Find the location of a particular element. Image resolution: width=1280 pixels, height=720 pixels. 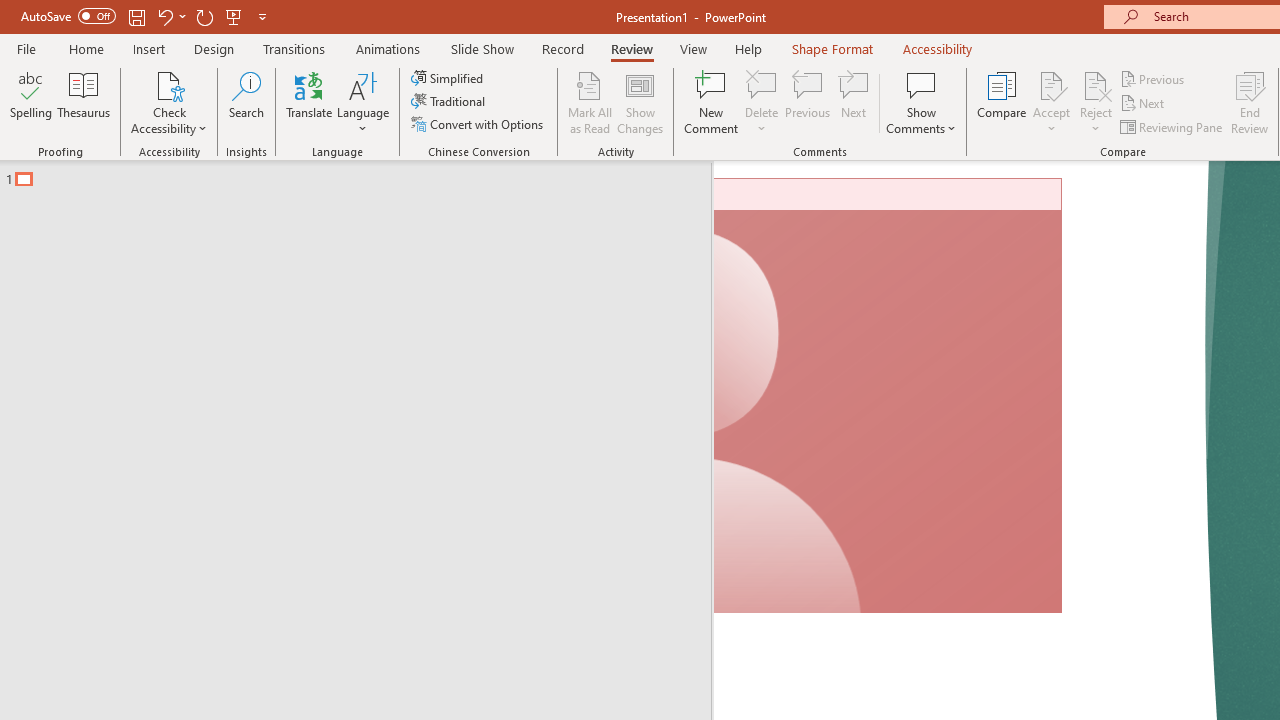

'Show Comments' is located at coordinates (920, 84).